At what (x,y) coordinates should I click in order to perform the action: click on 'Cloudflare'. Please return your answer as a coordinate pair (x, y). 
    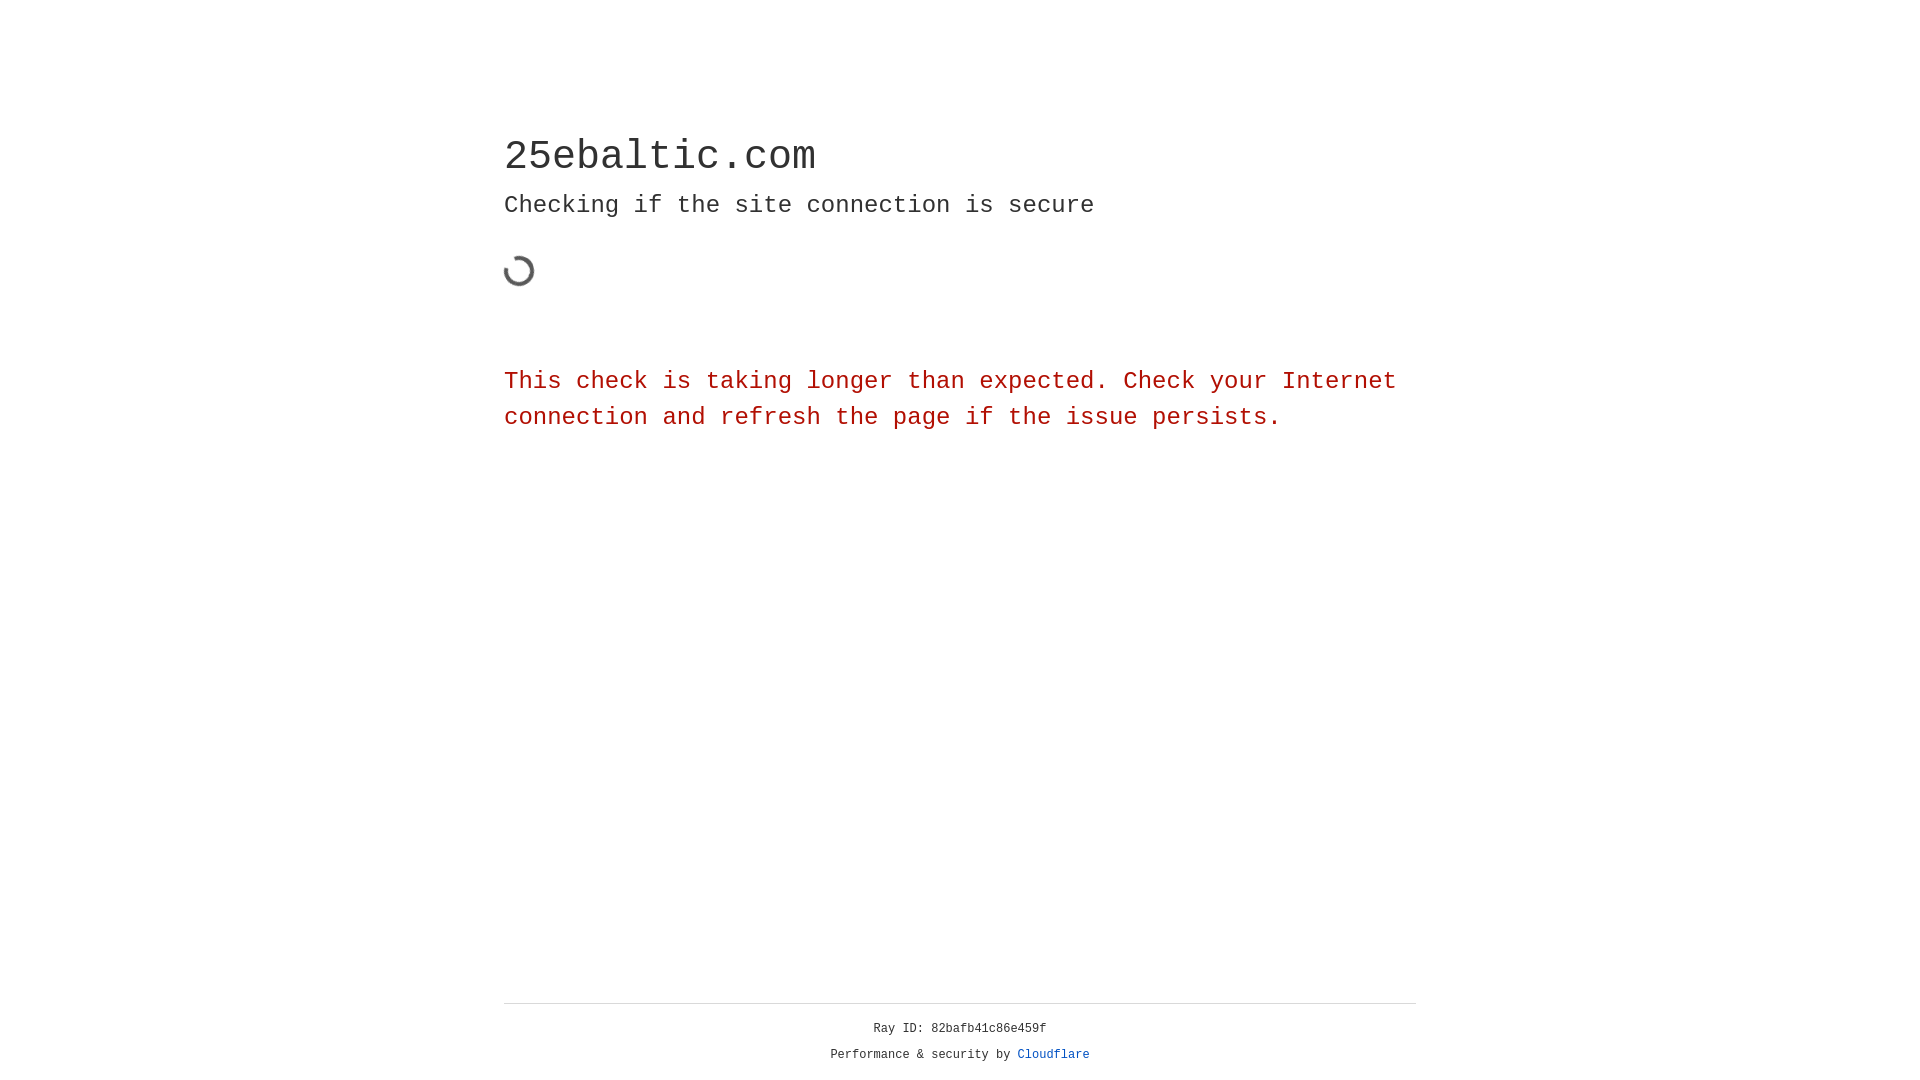
    Looking at the image, I should click on (1053, 1054).